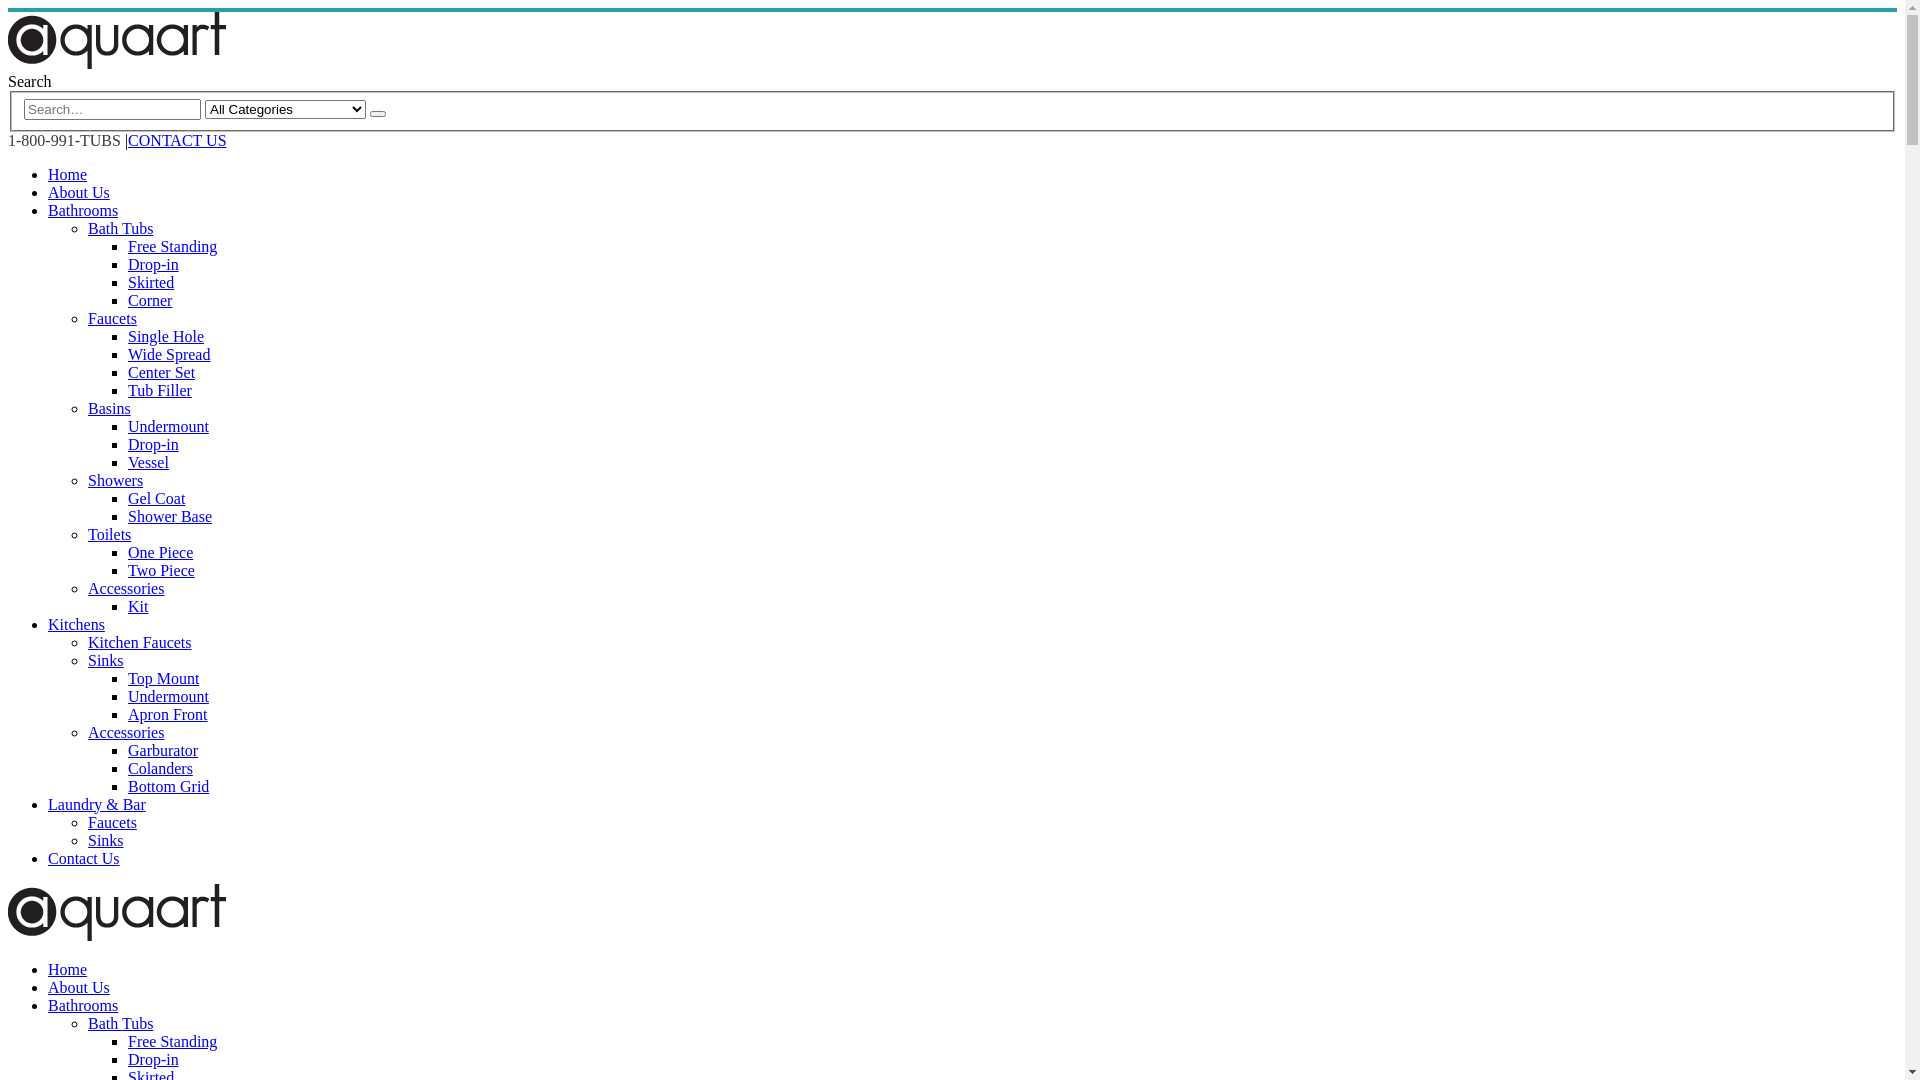 The width and height of the screenshot is (1920, 1080). Describe the element at coordinates (127, 462) in the screenshot. I see `'Vessel'` at that location.